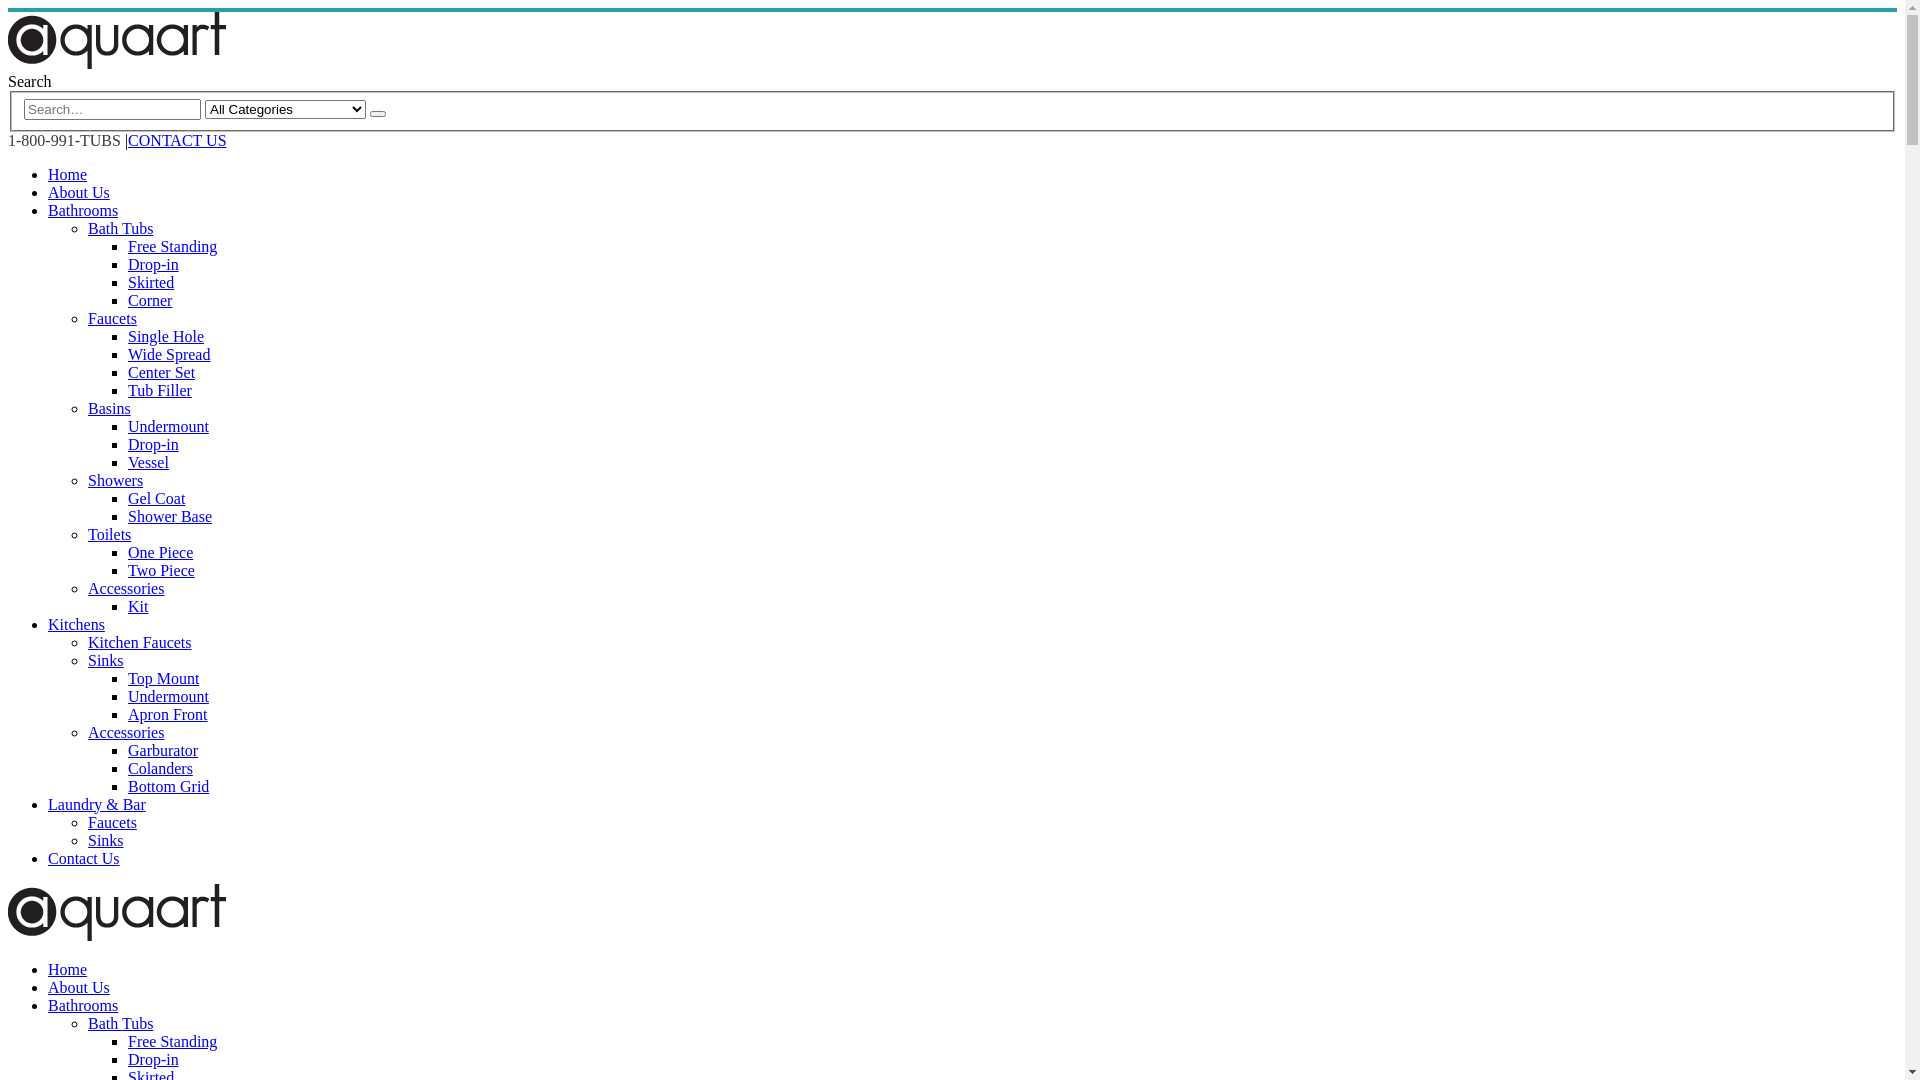 The width and height of the screenshot is (1920, 1080). Describe the element at coordinates (127, 462) in the screenshot. I see `'Vessel'` at that location.